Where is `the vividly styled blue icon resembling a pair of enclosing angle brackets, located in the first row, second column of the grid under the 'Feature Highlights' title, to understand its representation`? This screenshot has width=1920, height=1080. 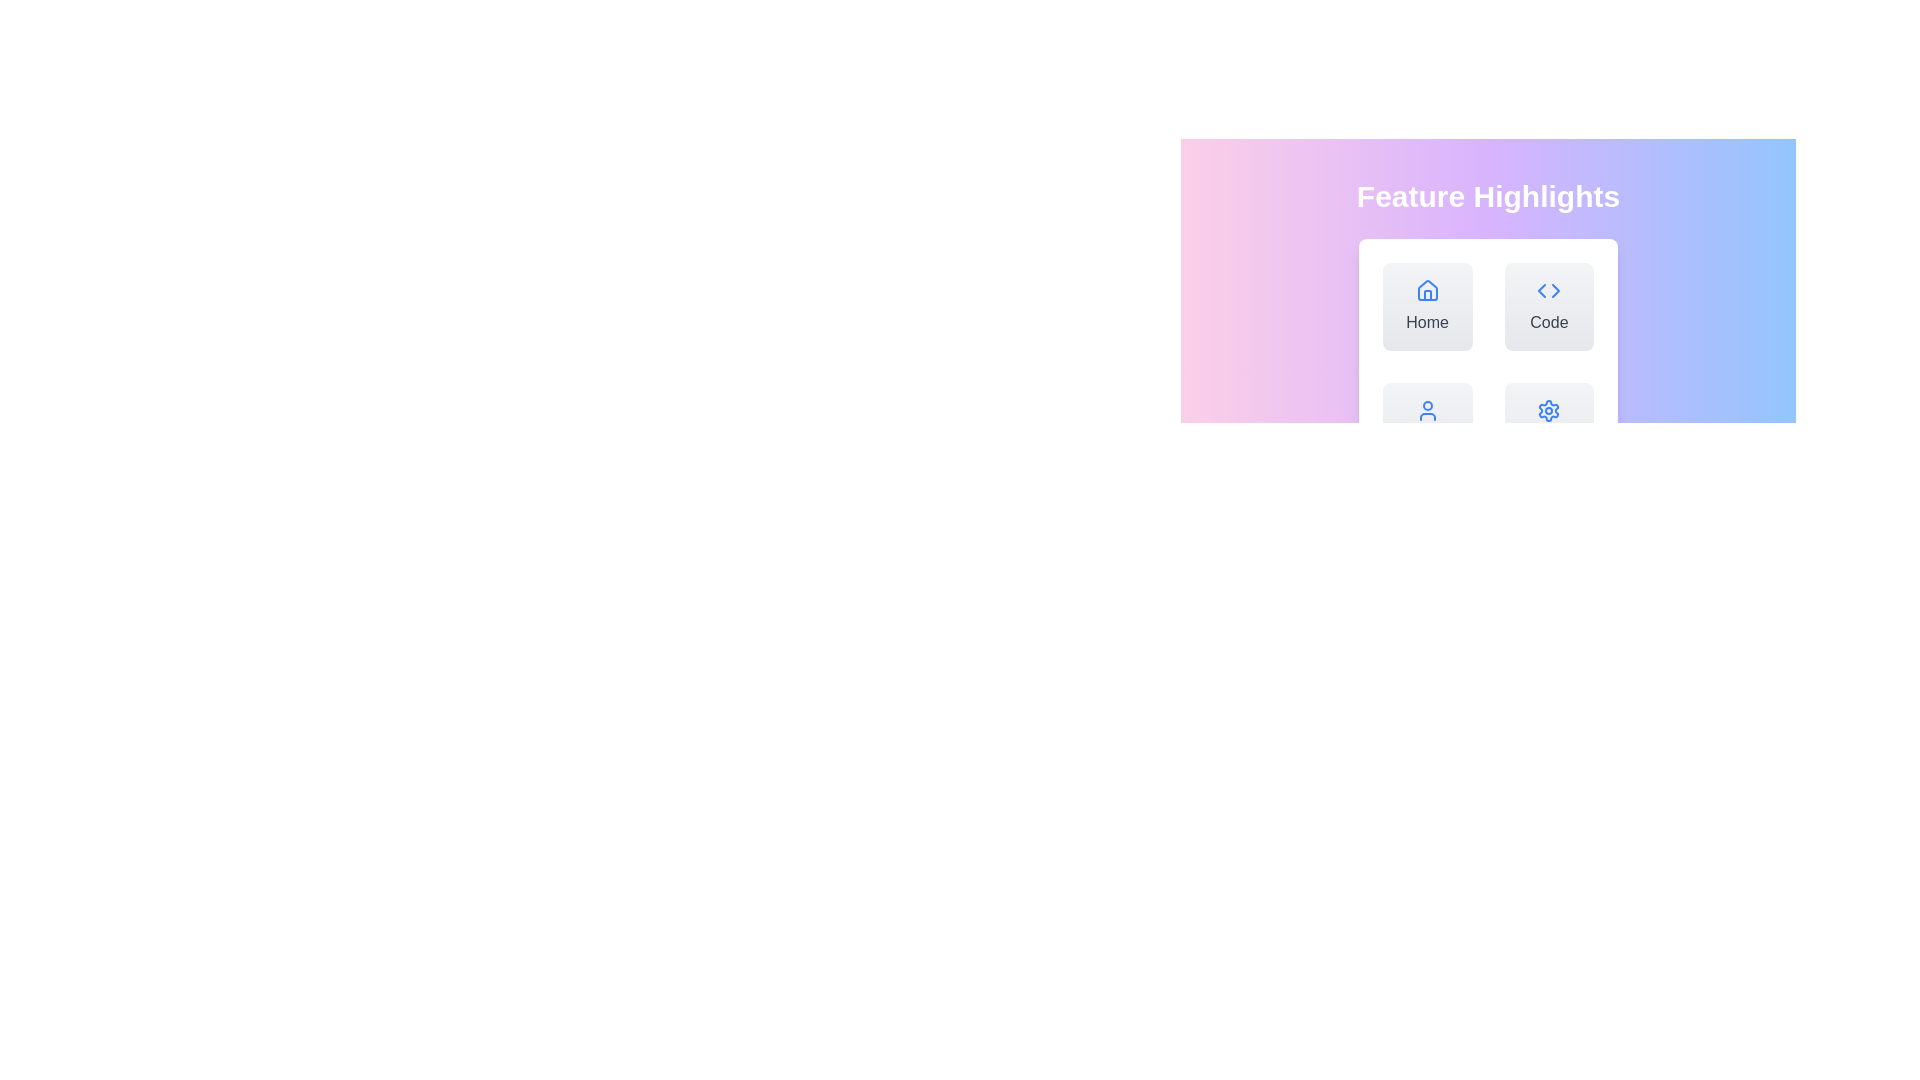 the vividly styled blue icon resembling a pair of enclosing angle brackets, located in the first row, second column of the grid under the 'Feature Highlights' title, to understand its representation is located at coordinates (1548, 290).